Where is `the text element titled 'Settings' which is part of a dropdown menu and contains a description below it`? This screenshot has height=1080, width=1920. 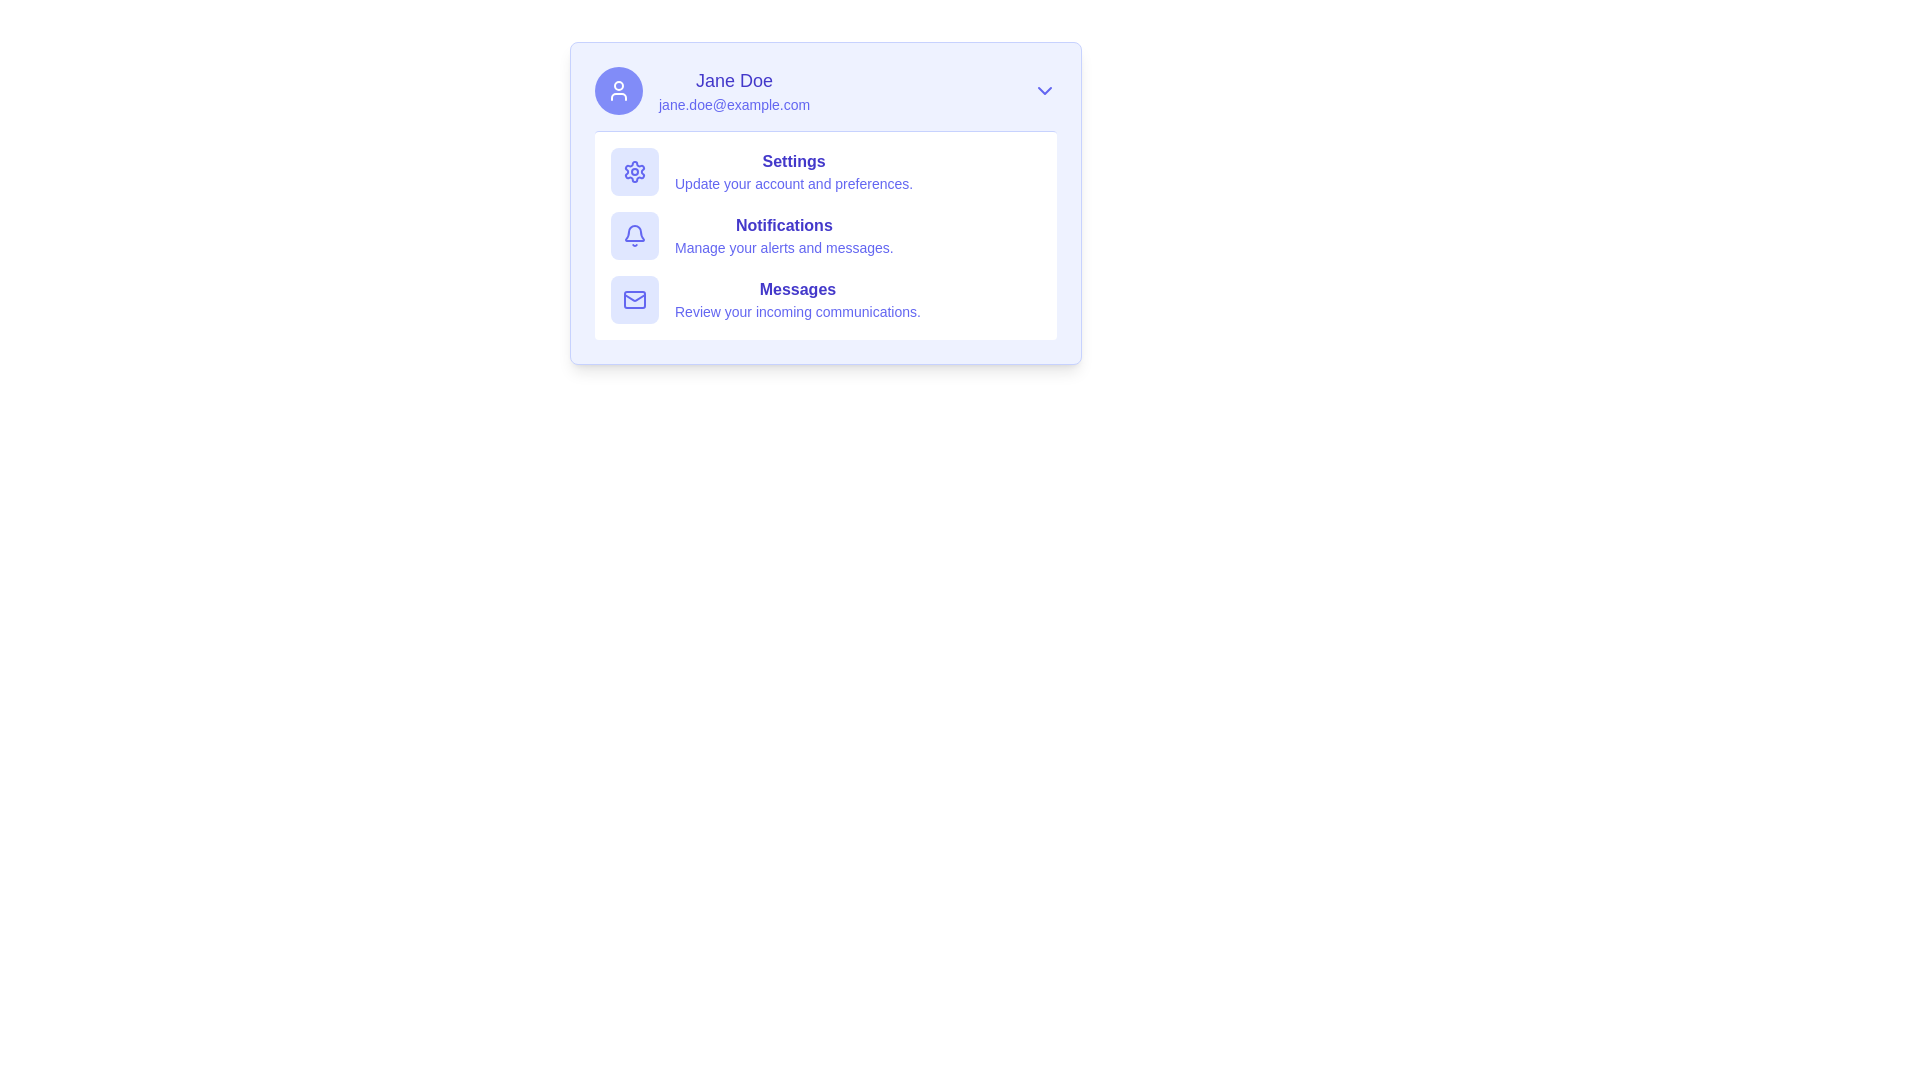 the text element titled 'Settings' which is part of a dropdown menu and contains a description below it is located at coordinates (793, 171).